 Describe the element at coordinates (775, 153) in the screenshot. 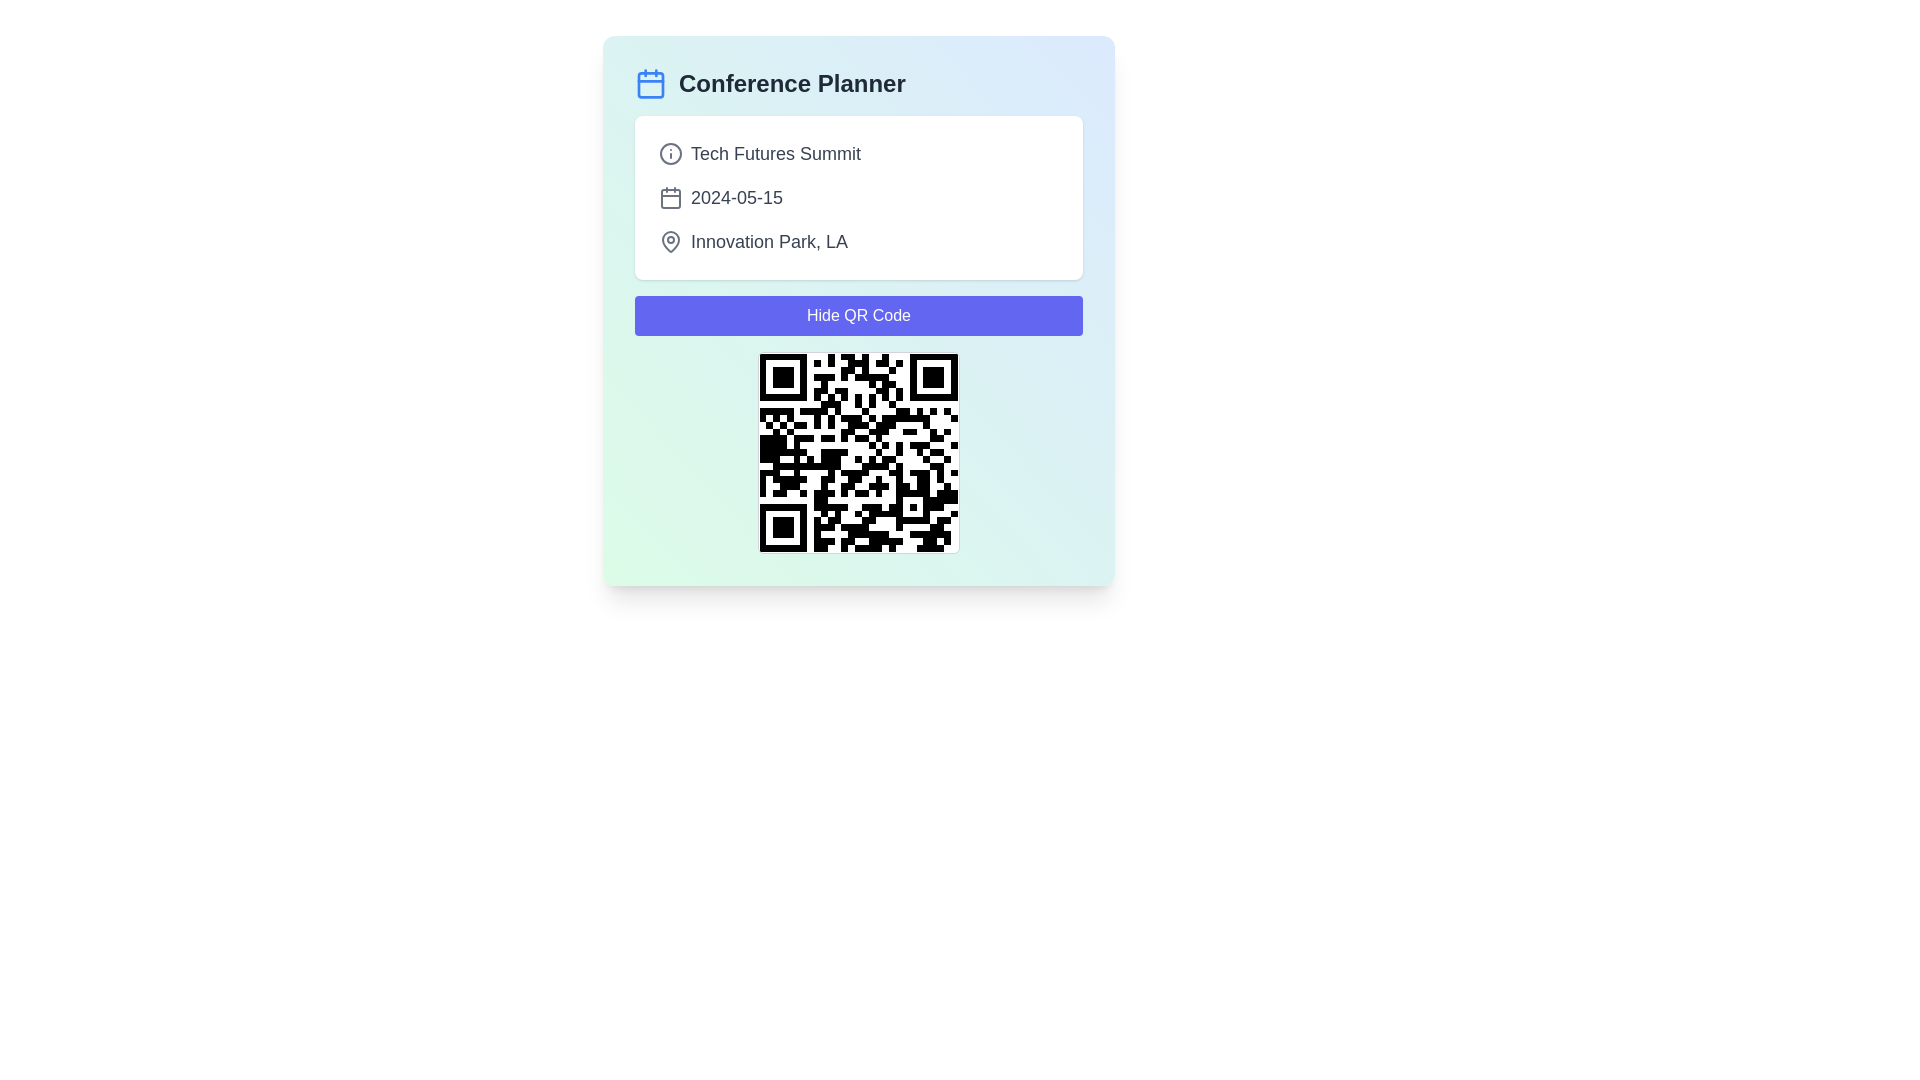

I see `the Text Display showing 'Tech Futures Summit' in bold gray text, located within the 'Conference Planner' panel` at that location.